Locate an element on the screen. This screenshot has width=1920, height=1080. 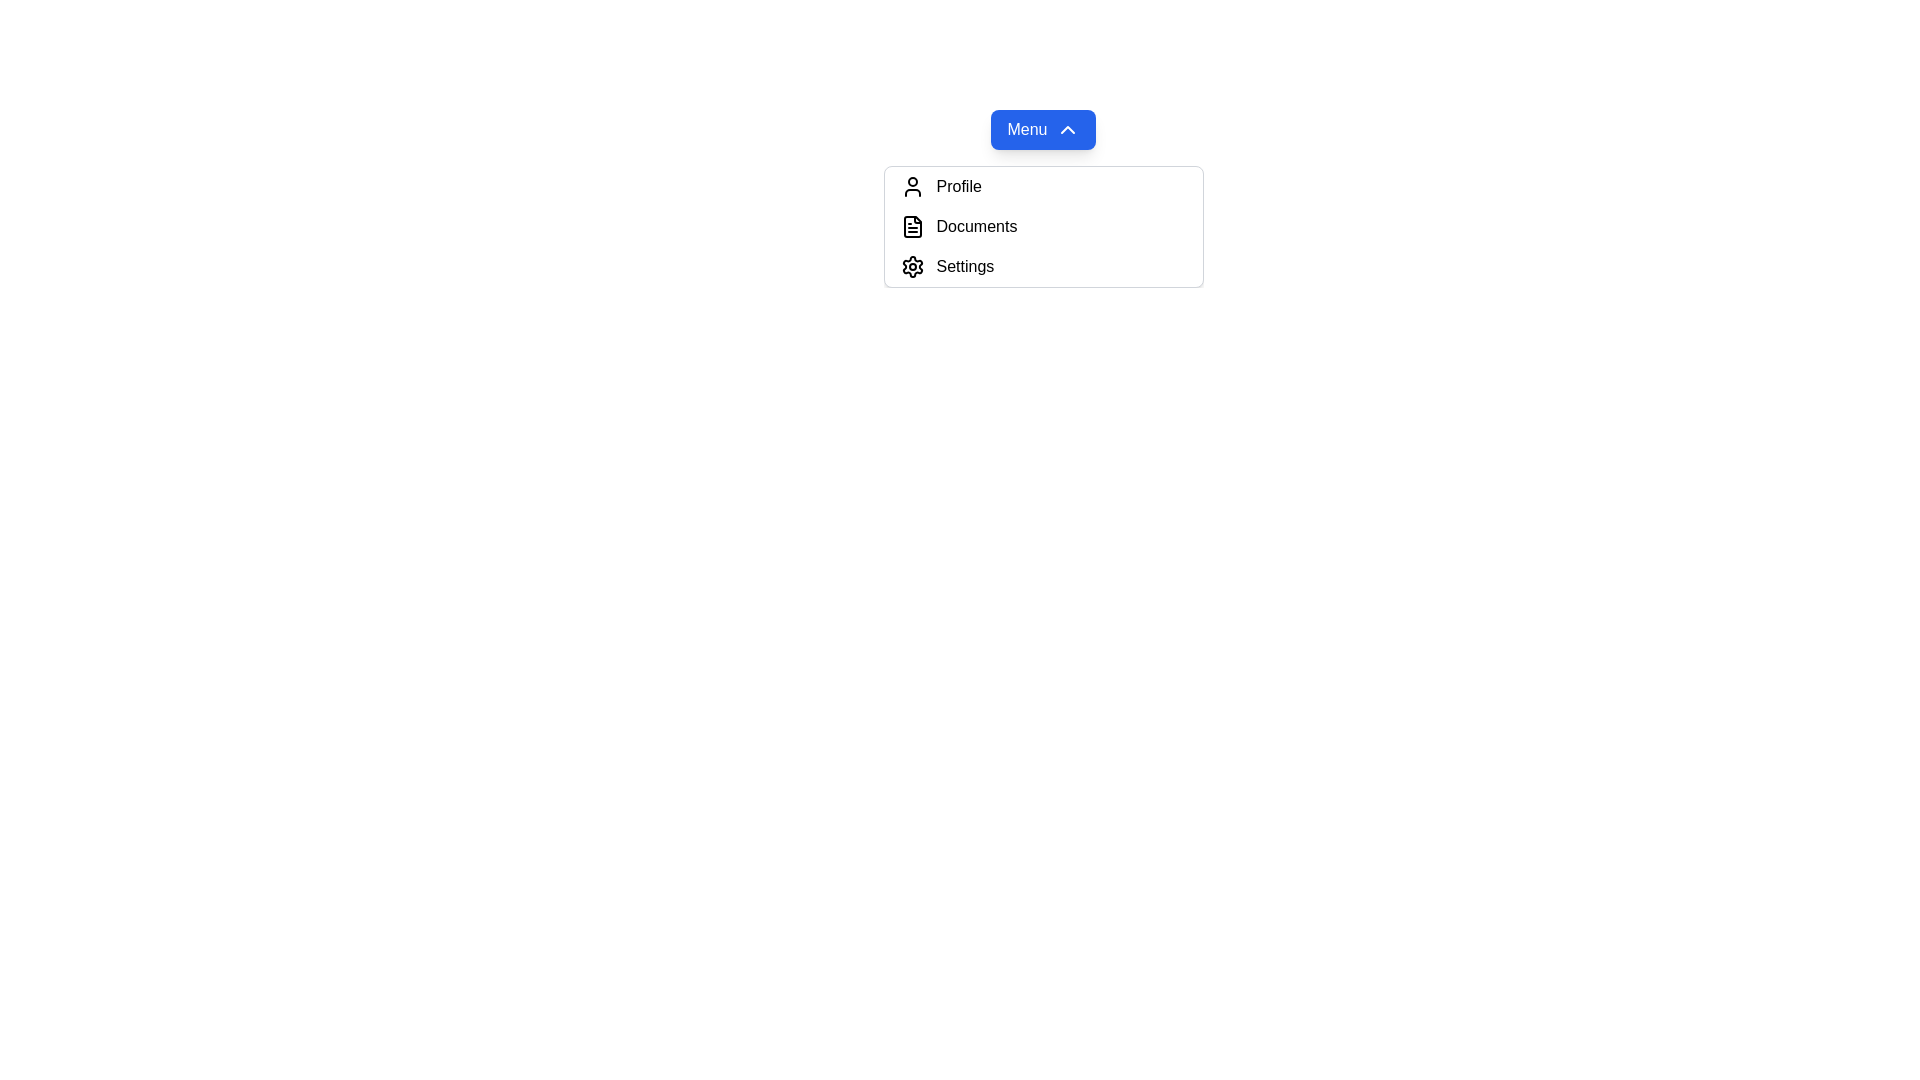
the 'Profile' icon in the dropdown menu, which is located to the left of the text label 'Profile' at the topmost row of menu items is located at coordinates (911, 186).